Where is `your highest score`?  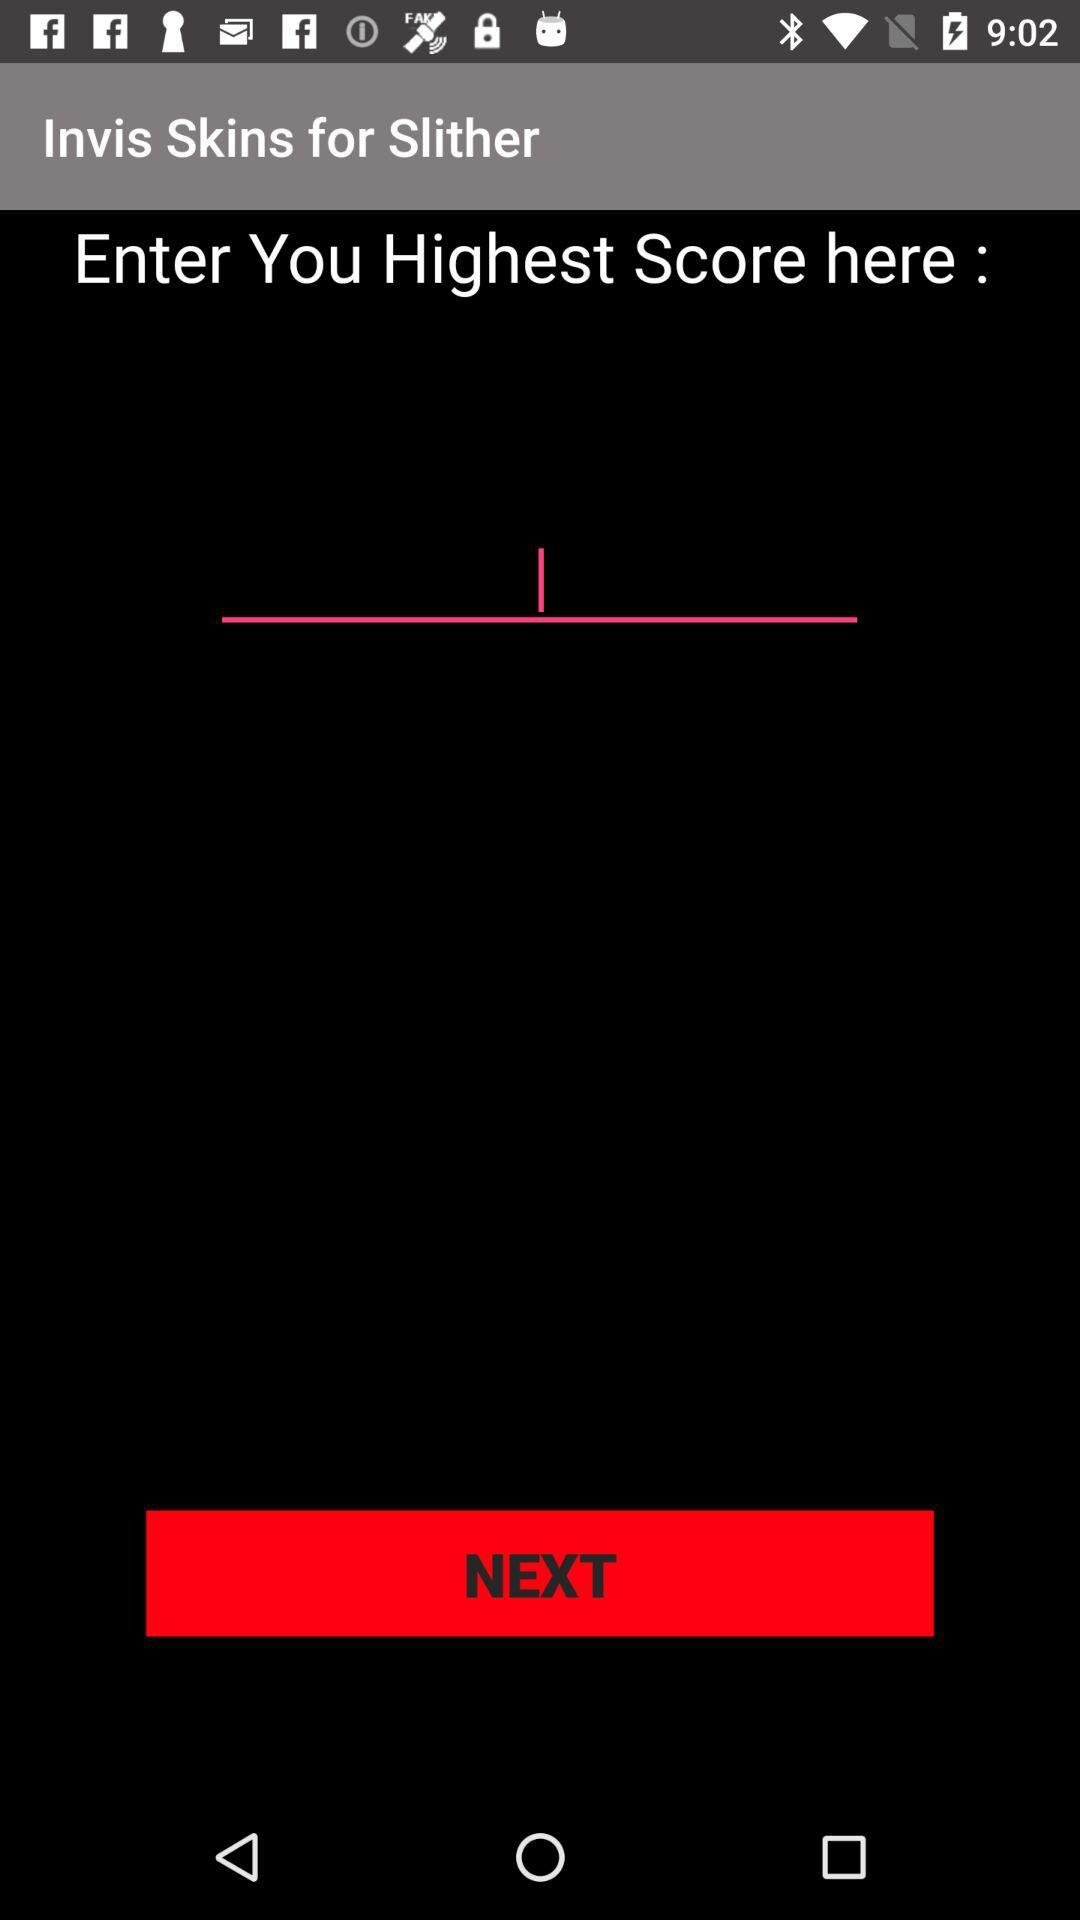 your highest score is located at coordinates (538, 580).